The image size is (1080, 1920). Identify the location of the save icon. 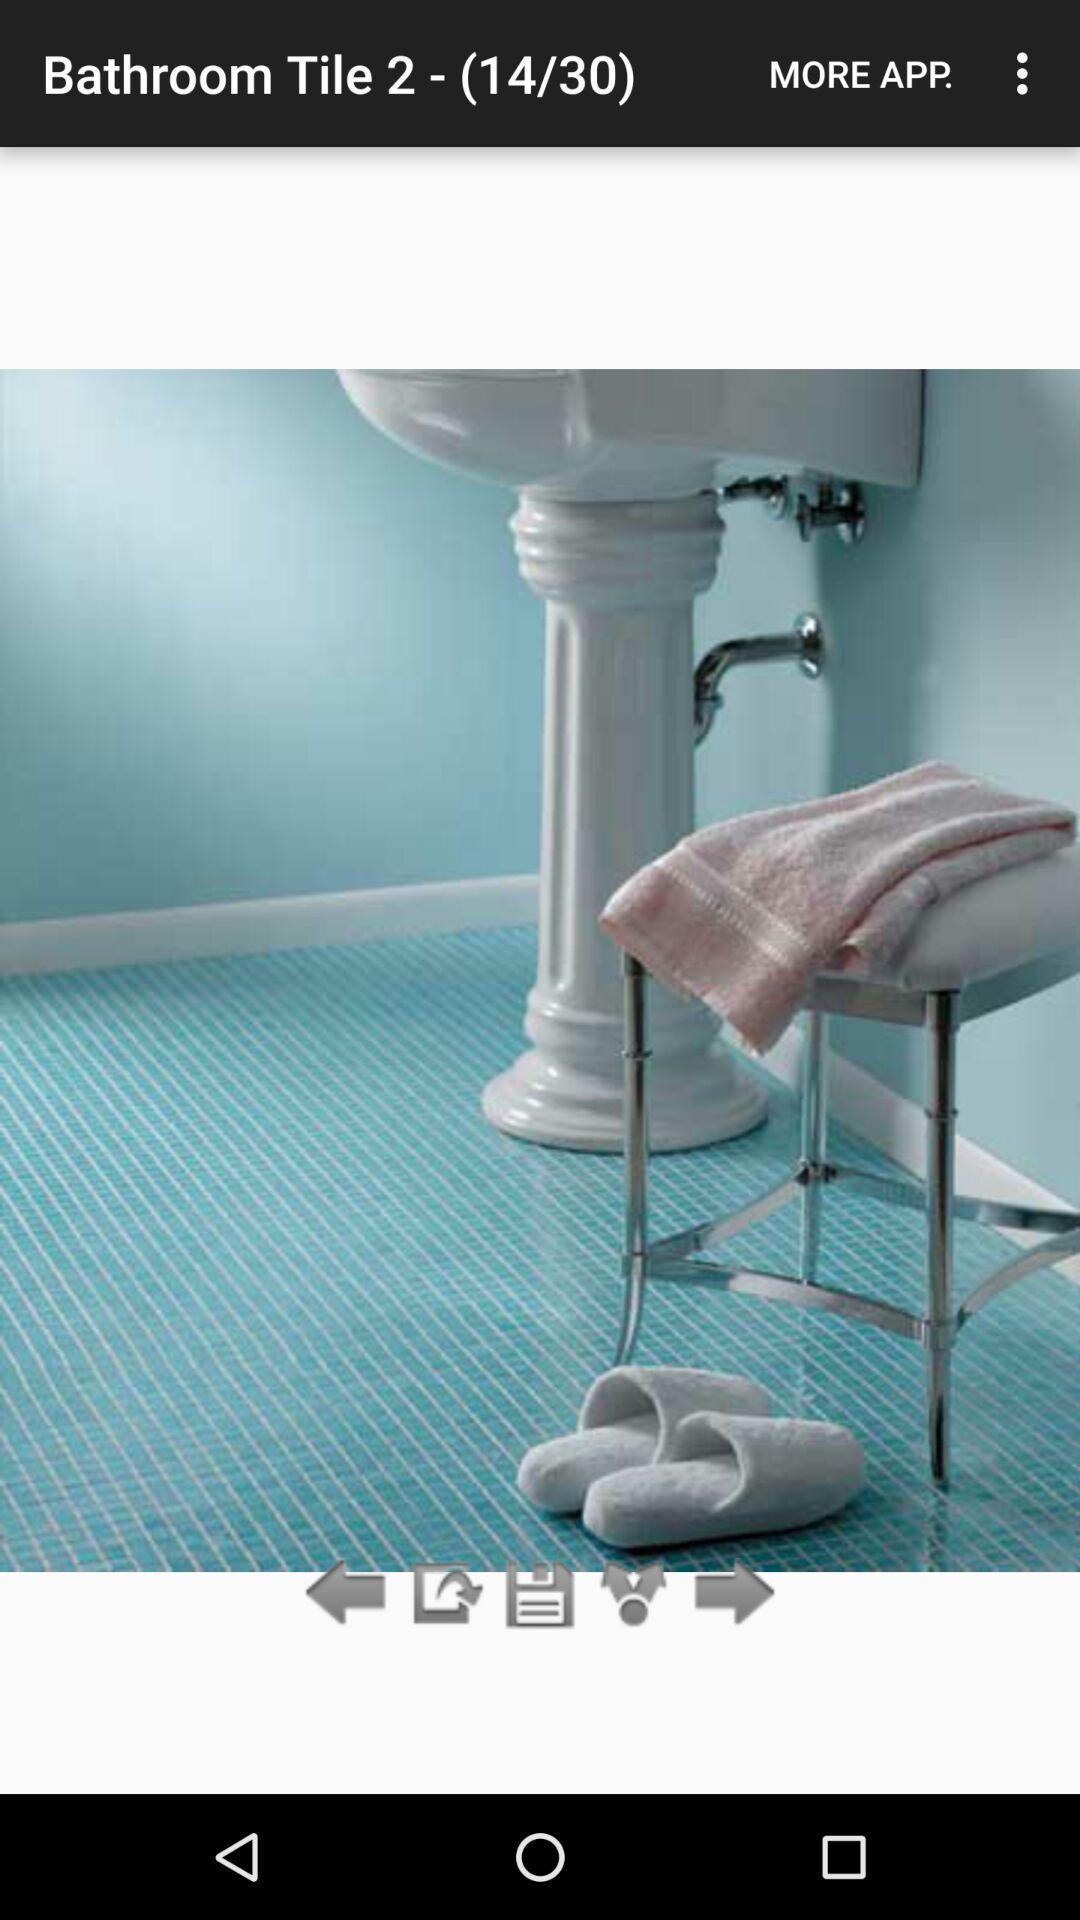
(540, 1593).